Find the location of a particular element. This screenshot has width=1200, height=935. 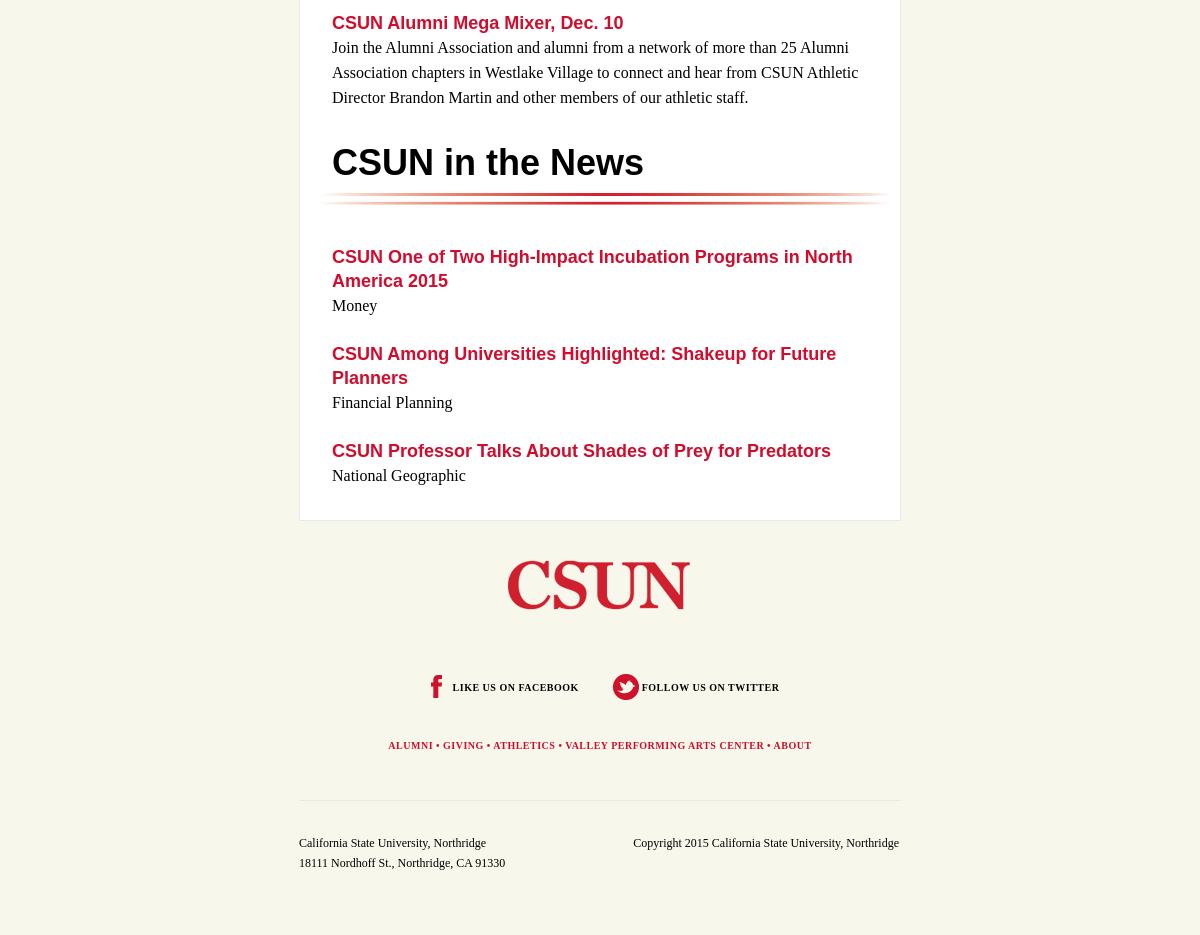

'California State University, Northridge' is located at coordinates (392, 842).